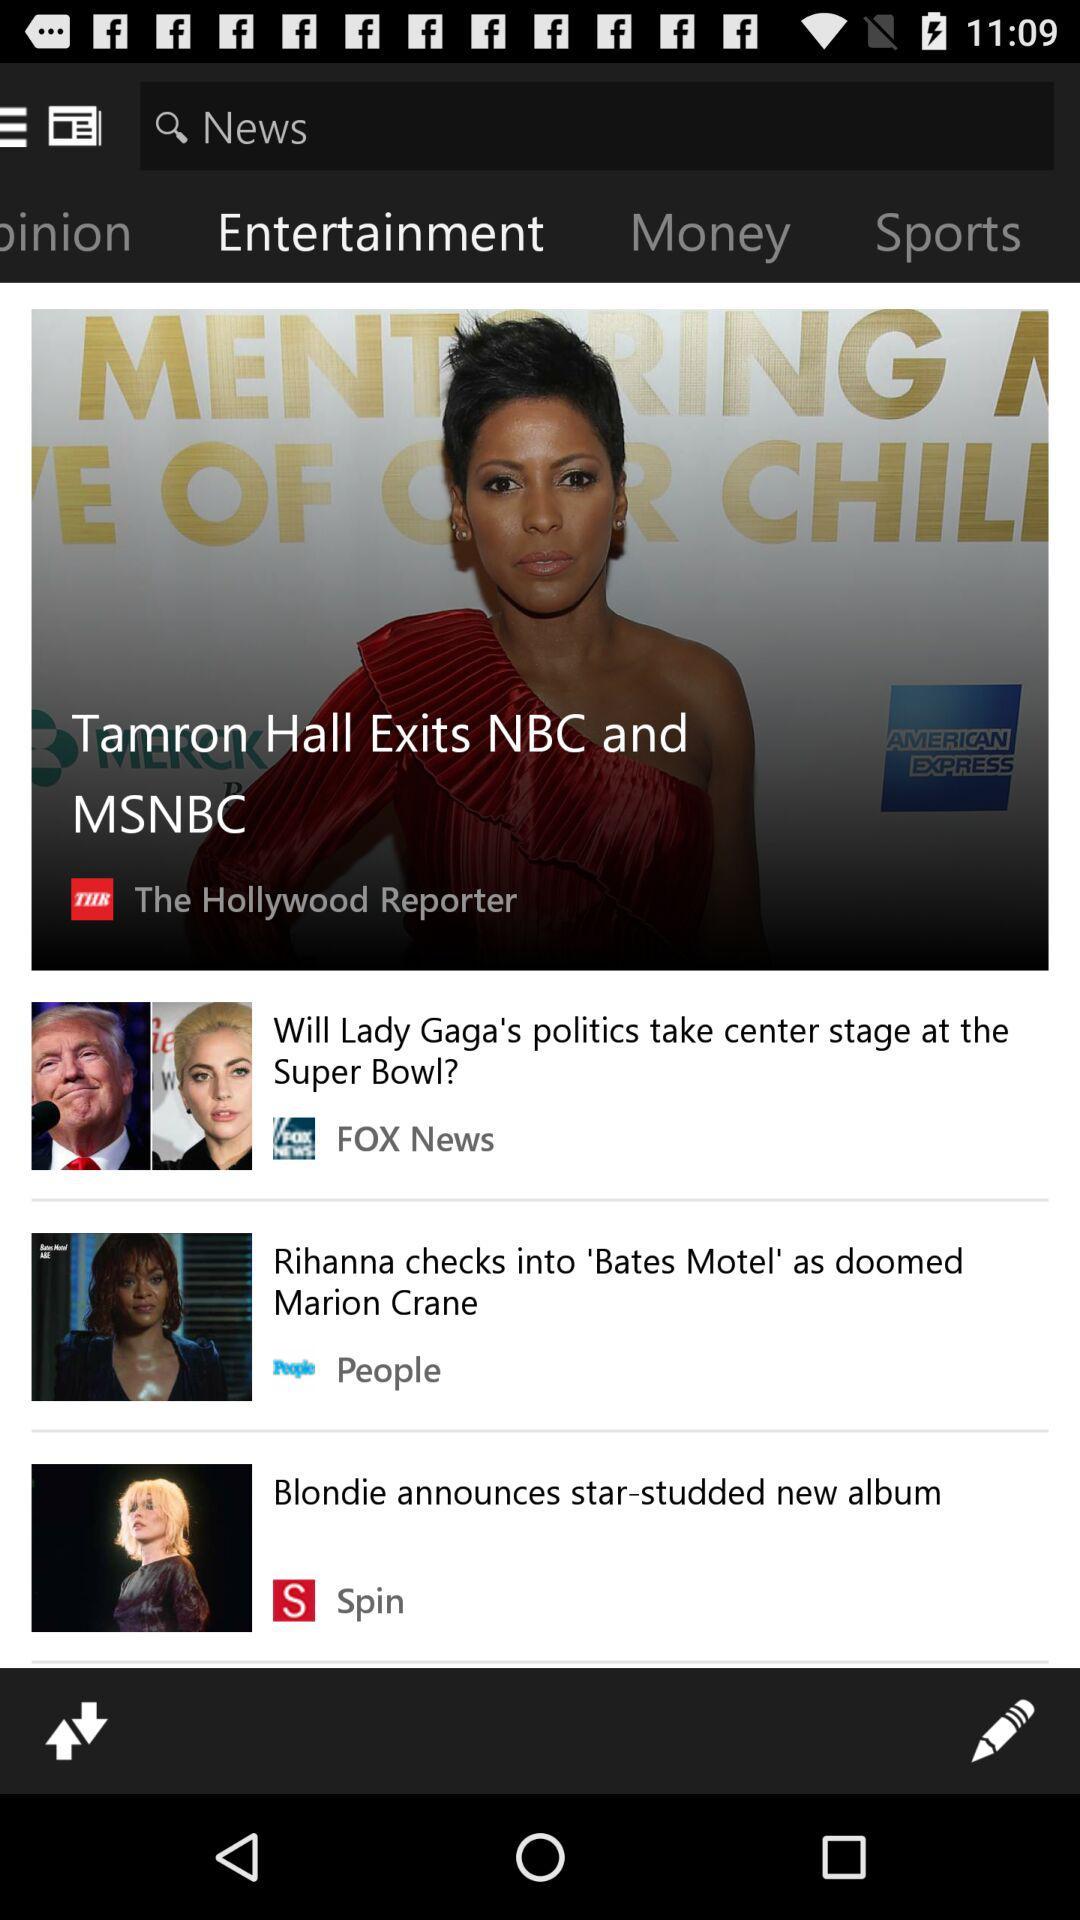 The width and height of the screenshot is (1080, 1920). What do you see at coordinates (963, 235) in the screenshot?
I see `sports item` at bounding box center [963, 235].